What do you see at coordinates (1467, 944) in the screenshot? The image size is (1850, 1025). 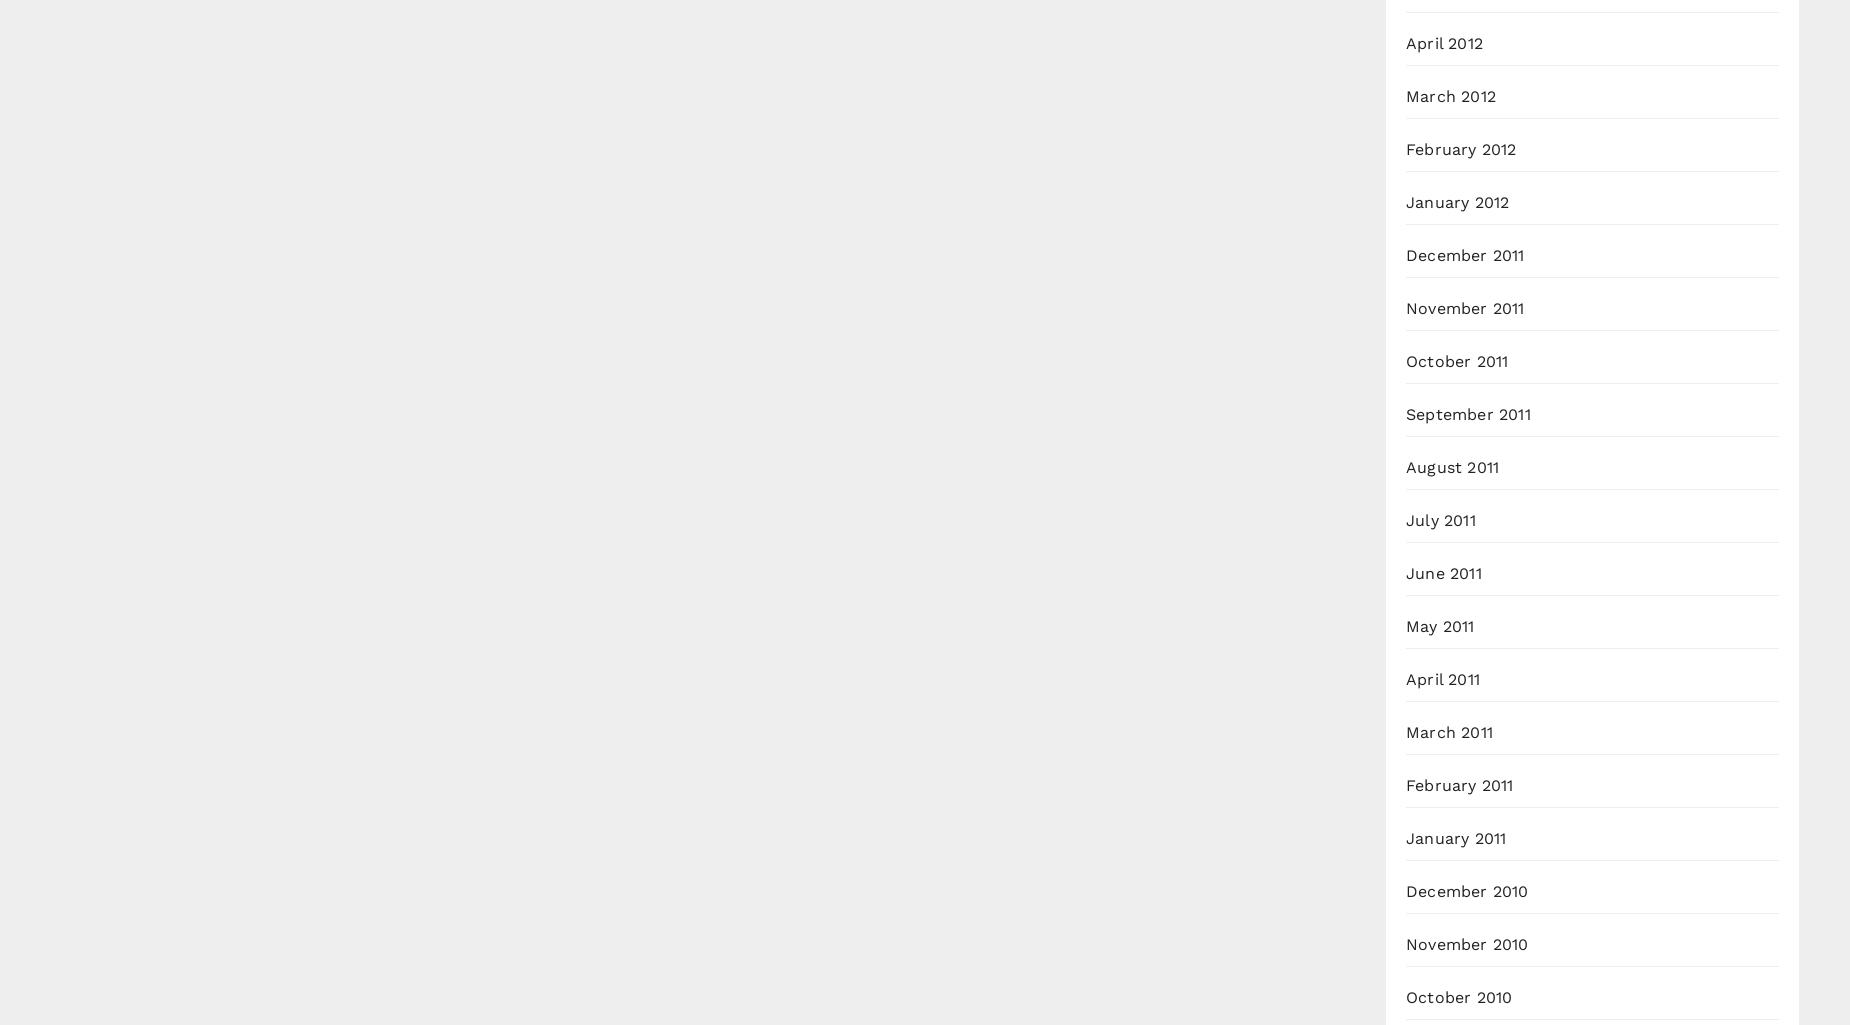 I see `'November 2010'` at bounding box center [1467, 944].